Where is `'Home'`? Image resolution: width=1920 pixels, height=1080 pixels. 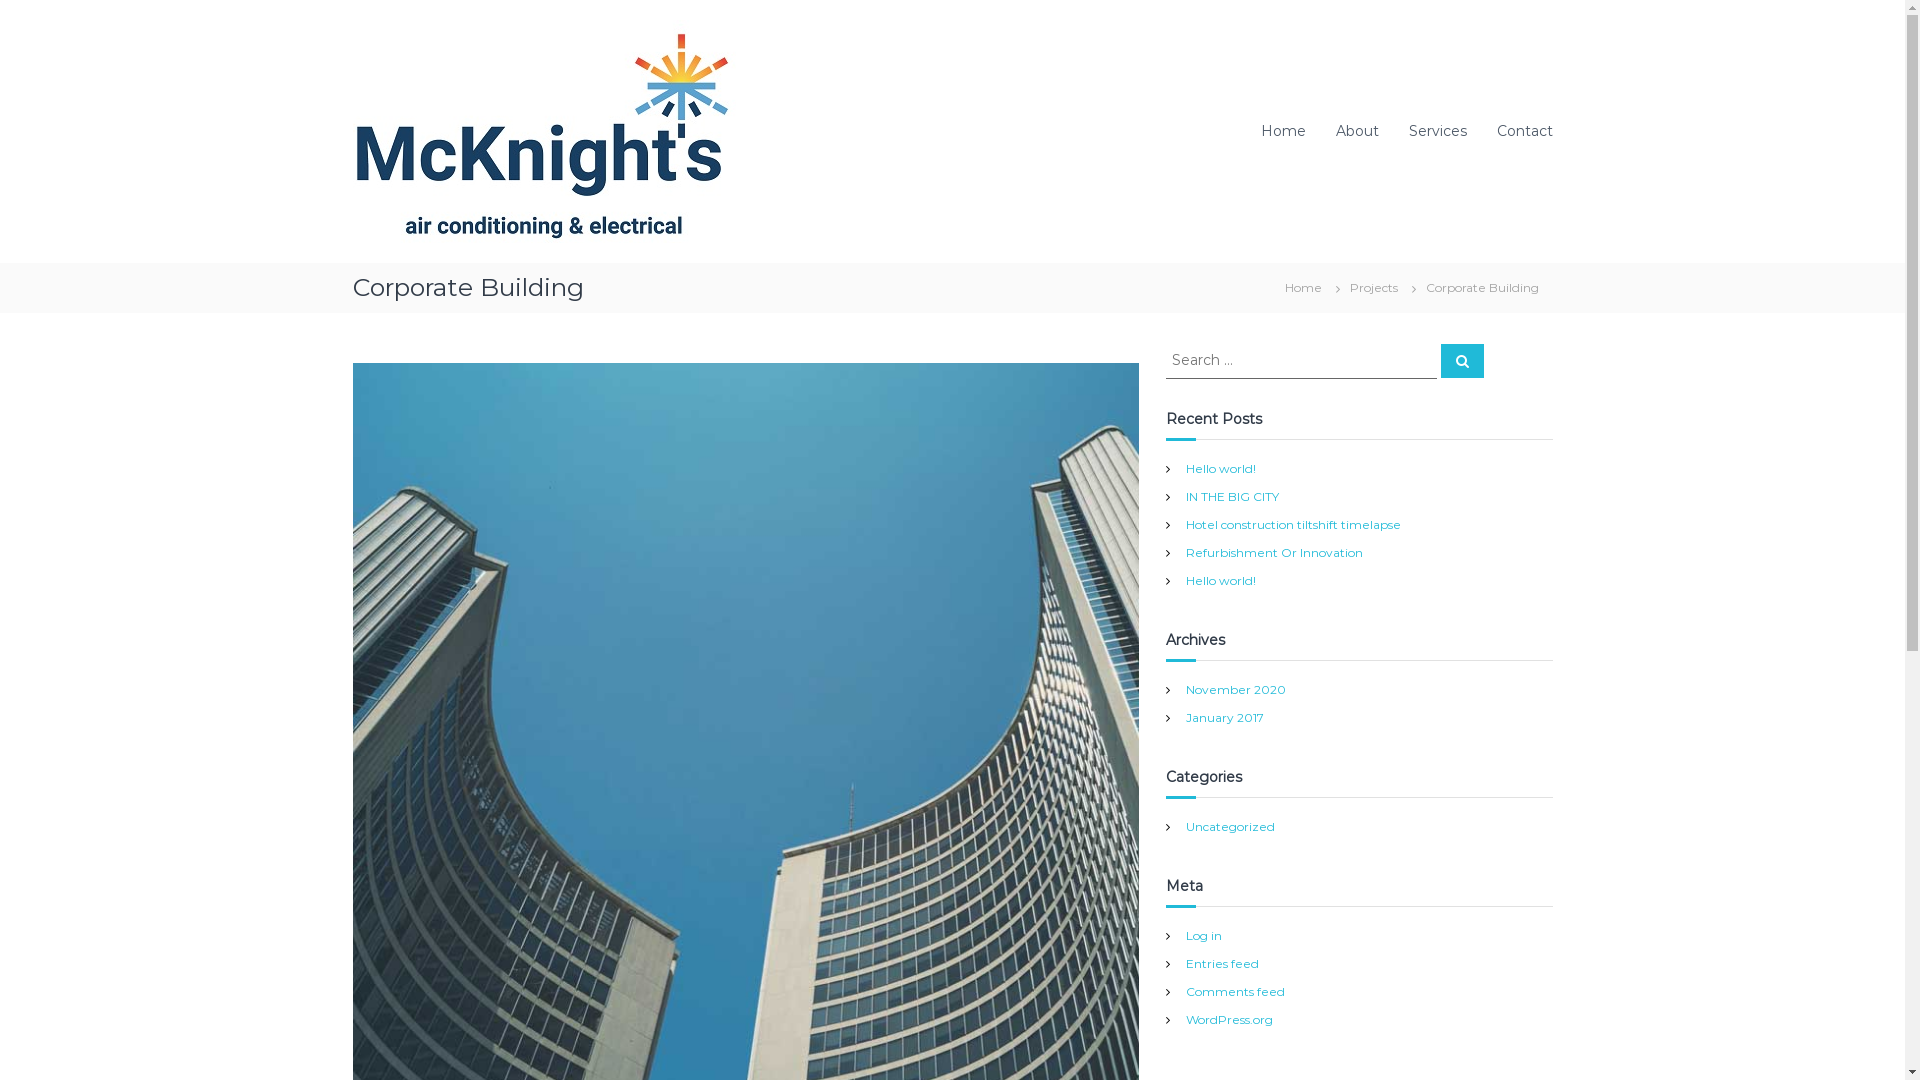 'Home' is located at coordinates (1282, 131).